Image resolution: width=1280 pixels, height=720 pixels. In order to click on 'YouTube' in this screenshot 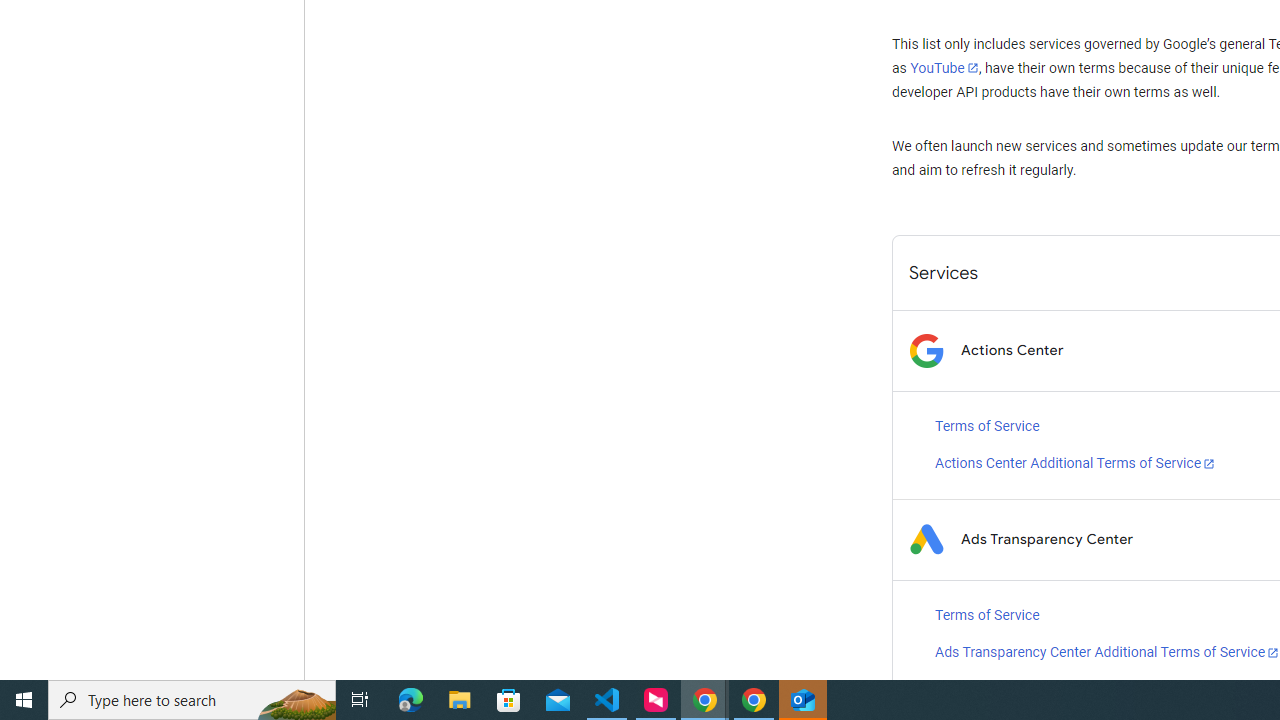, I will do `click(943, 67)`.